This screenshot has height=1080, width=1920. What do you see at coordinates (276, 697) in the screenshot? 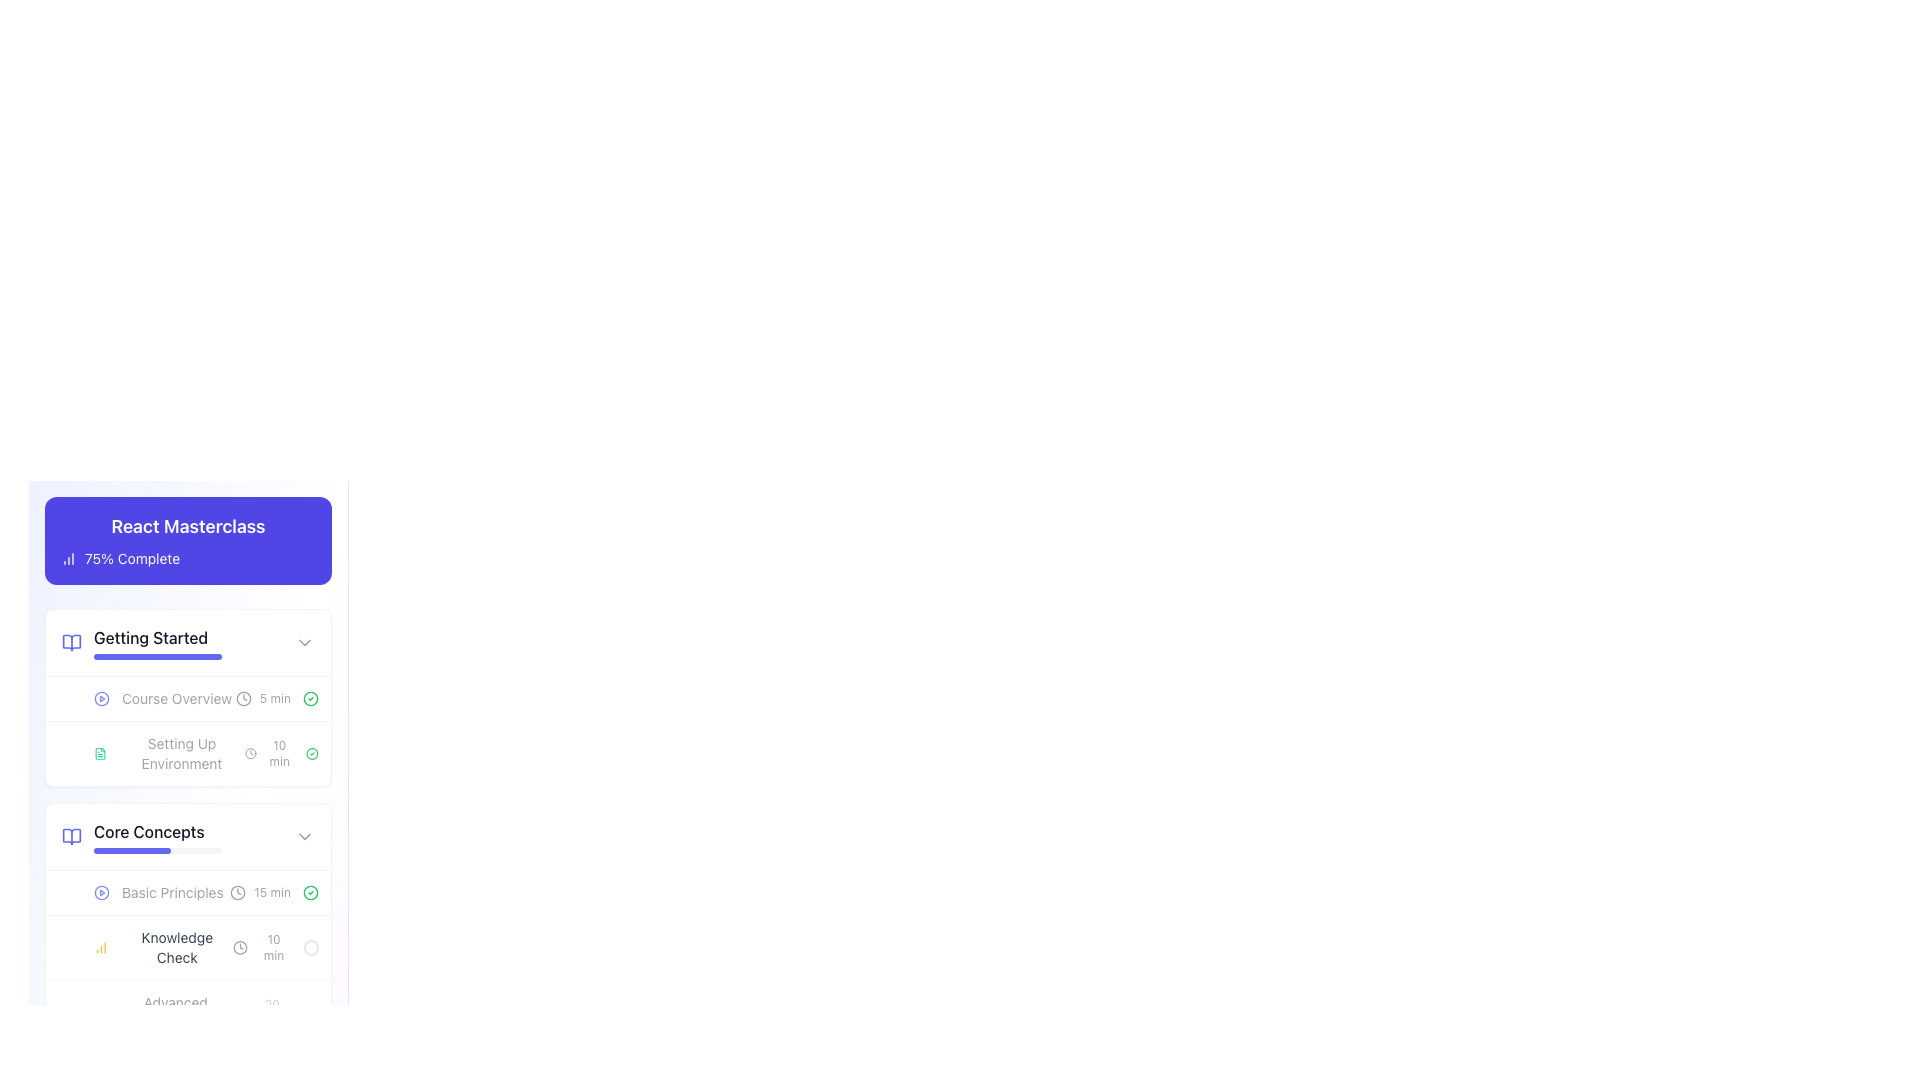
I see `text label indicating the duration of the course segment labeled 'Course Overview', which is positioned to the right of the 'Course Overview' text and between a clock icon and a check icon in the 'Getting Started' section of the 'React Masterclass' interface` at bounding box center [276, 697].